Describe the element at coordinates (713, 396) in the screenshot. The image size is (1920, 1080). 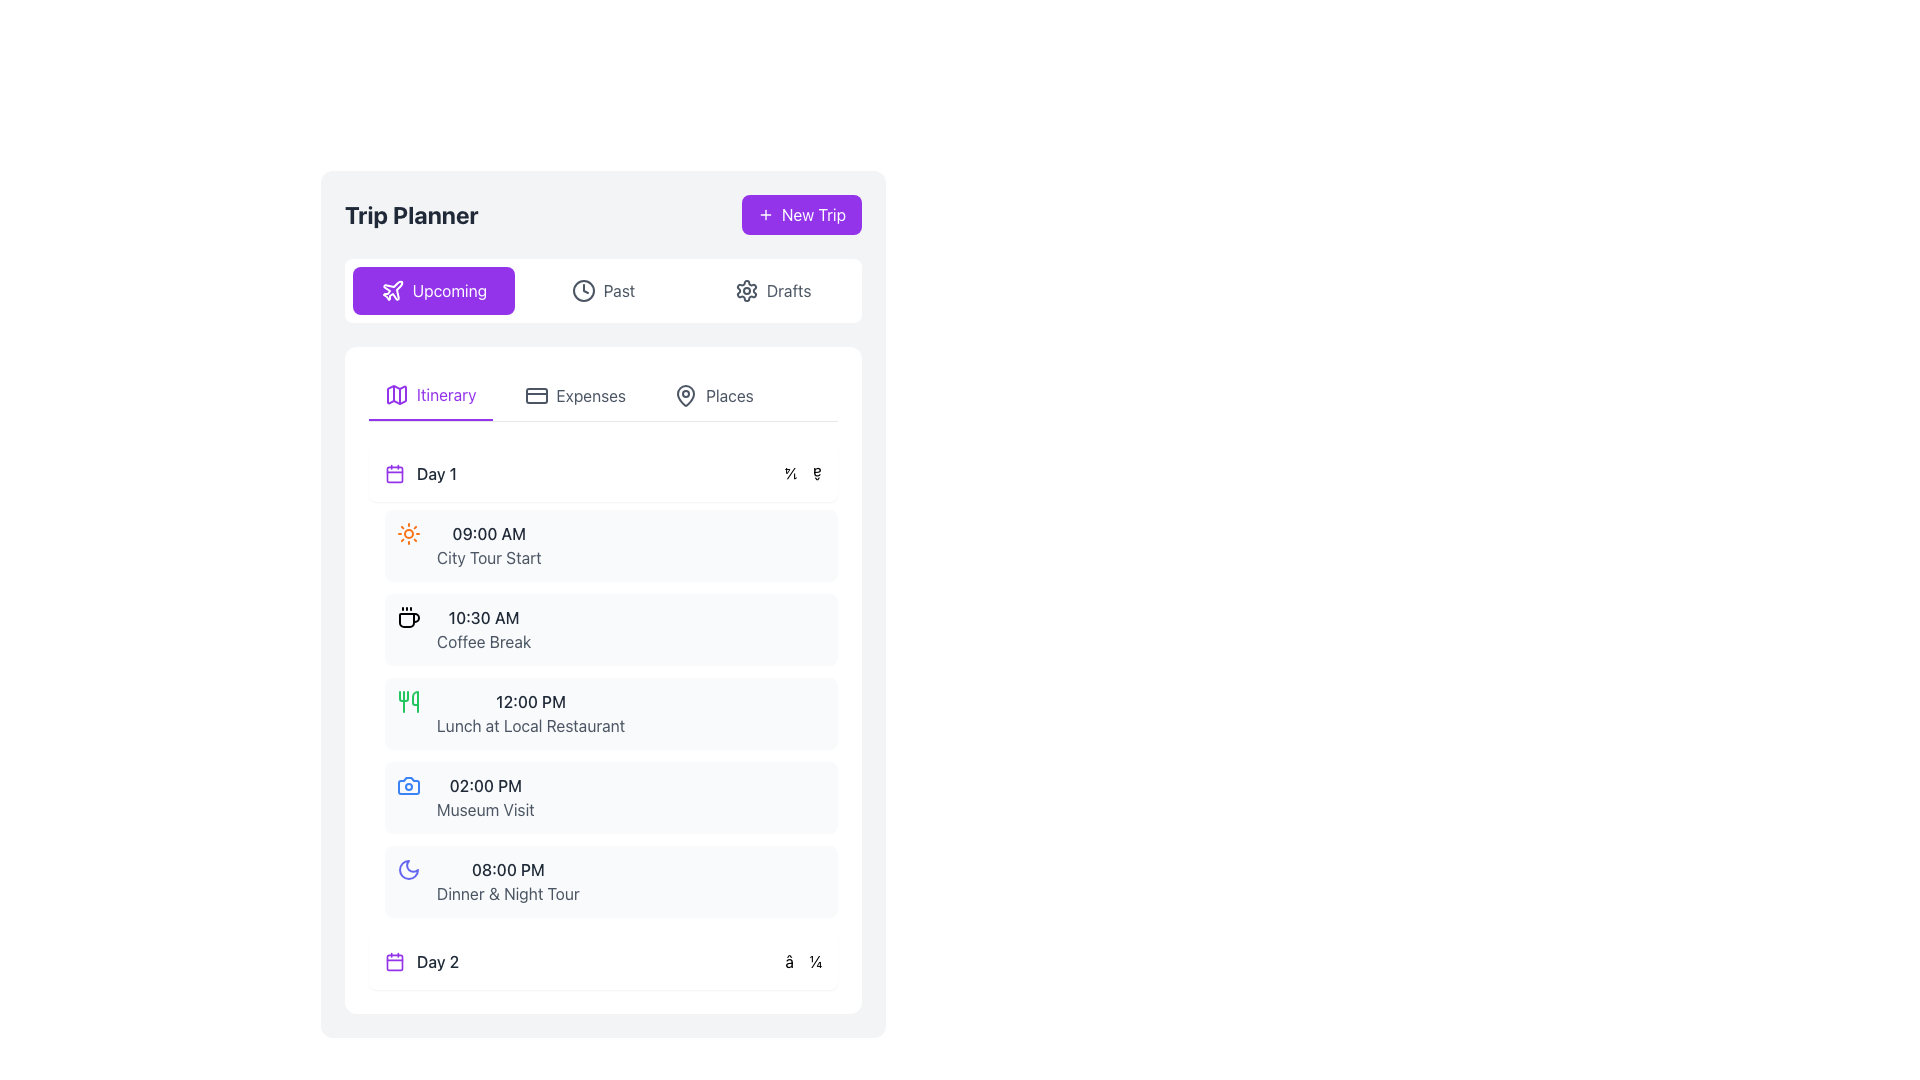
I see `the 'Places' navigation tab under 'Trip Planner'` at that location.